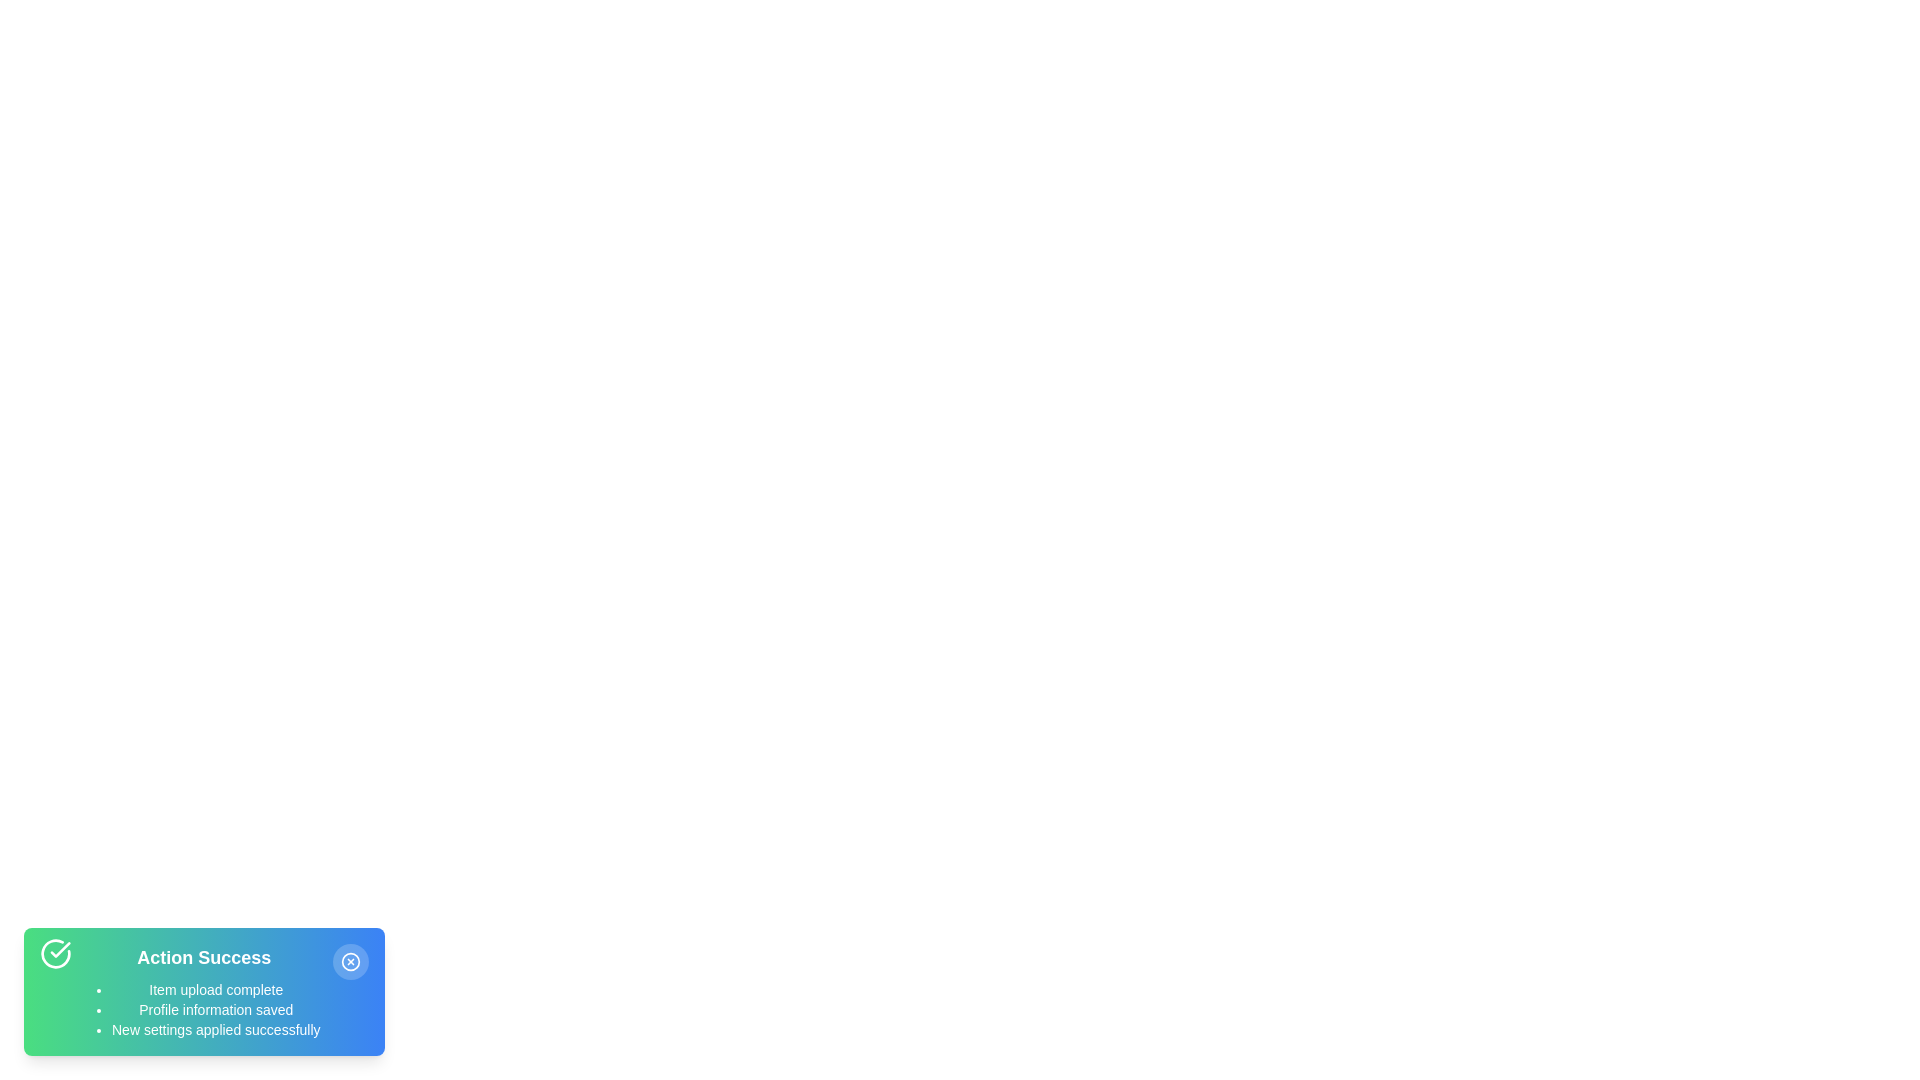 This screenshot has width=1920, height=1080. What do you see at coordinates (499, 499) in the screenshot?
I see `the background area outside the Snackbar to dismiss it` at bounding box center [499, 499].